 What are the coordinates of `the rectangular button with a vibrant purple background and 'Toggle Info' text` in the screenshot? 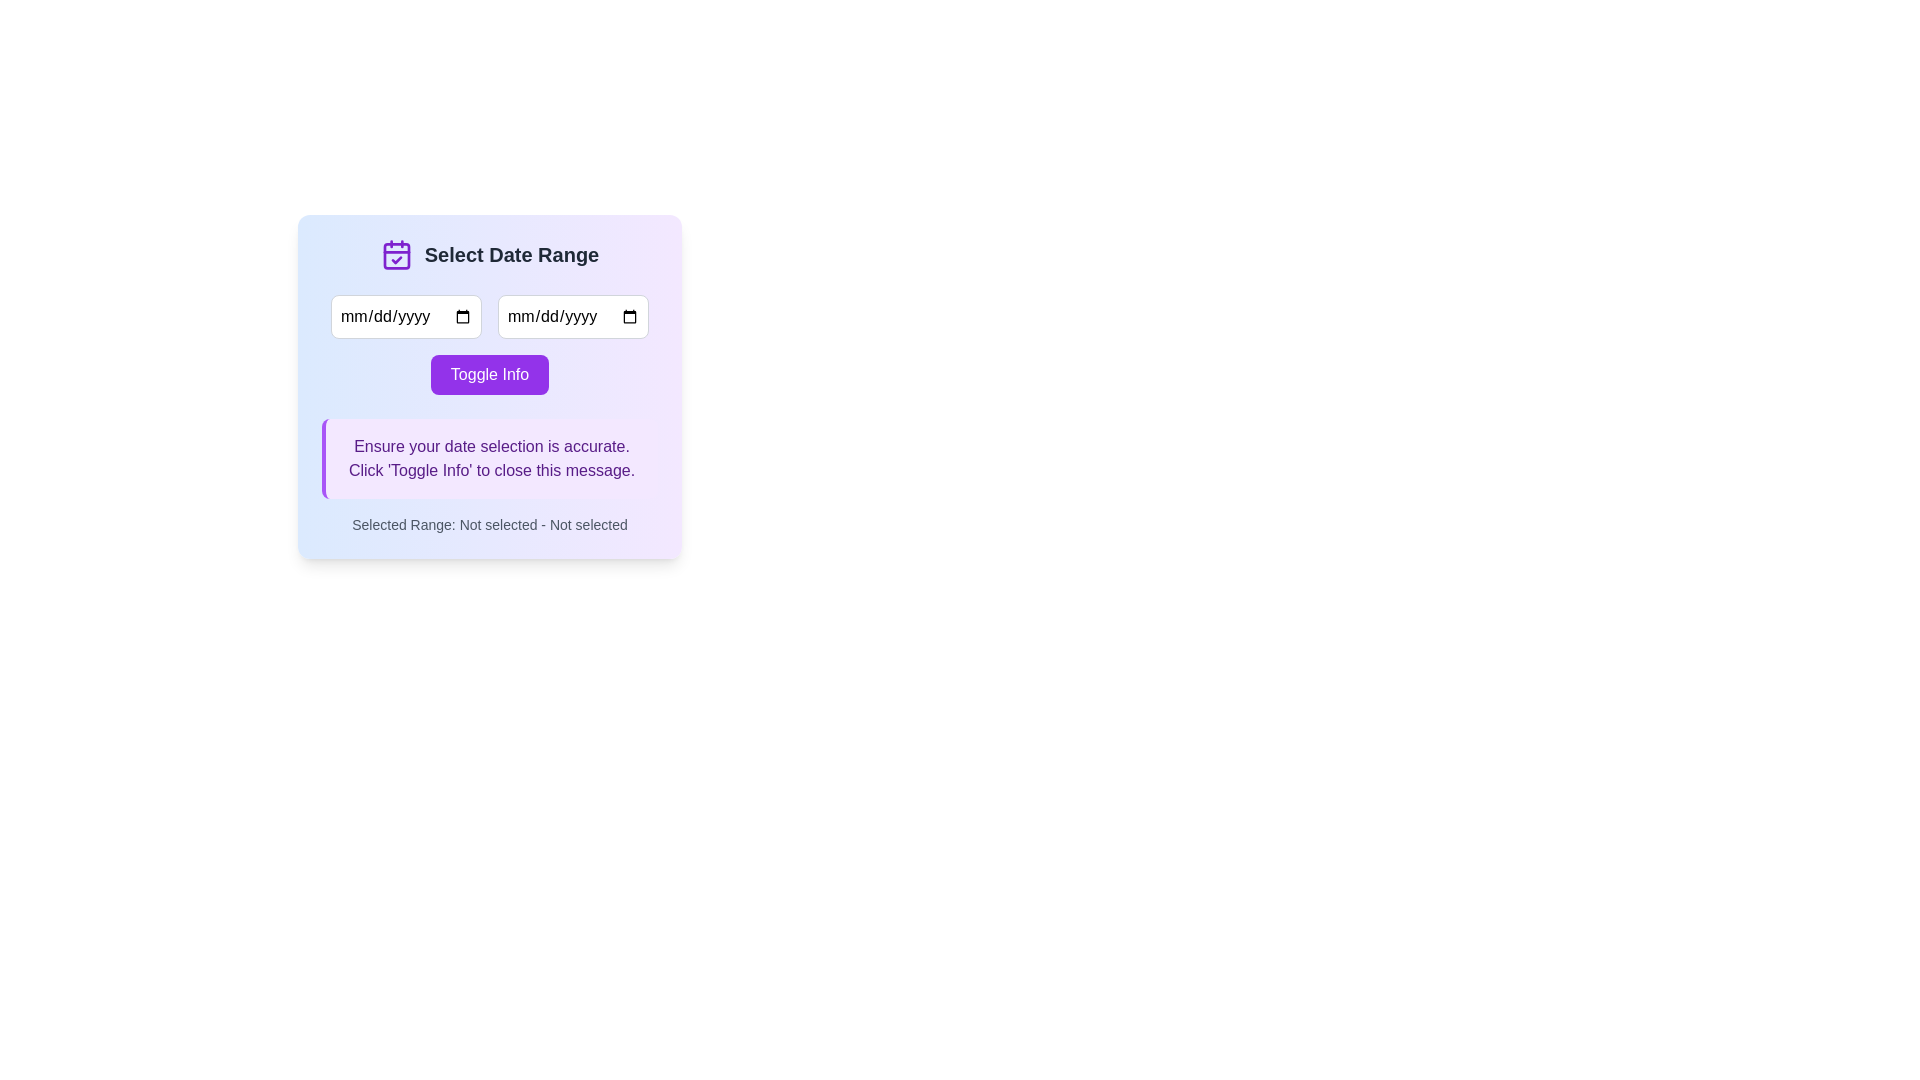 It's located at (489, 374).